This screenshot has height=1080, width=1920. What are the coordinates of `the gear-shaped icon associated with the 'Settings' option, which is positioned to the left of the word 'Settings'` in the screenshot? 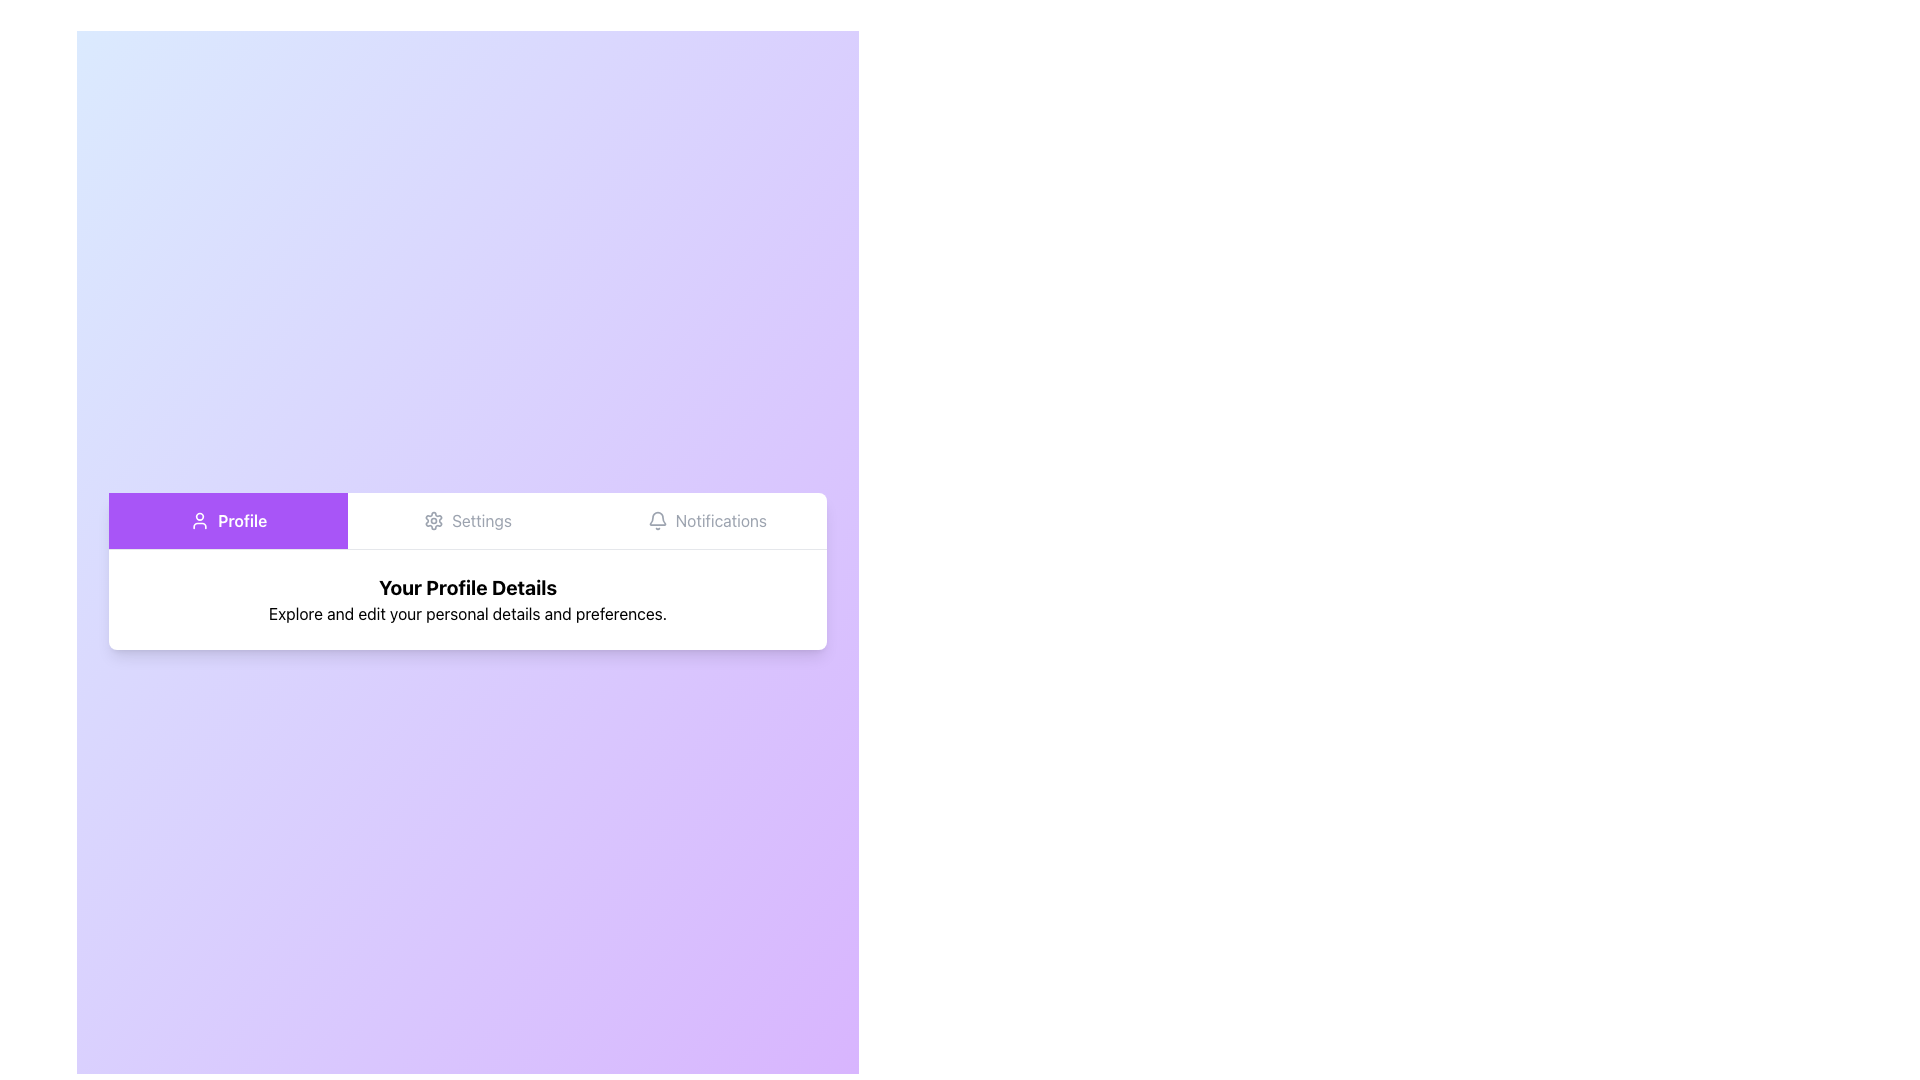 It's located at (433, 519).